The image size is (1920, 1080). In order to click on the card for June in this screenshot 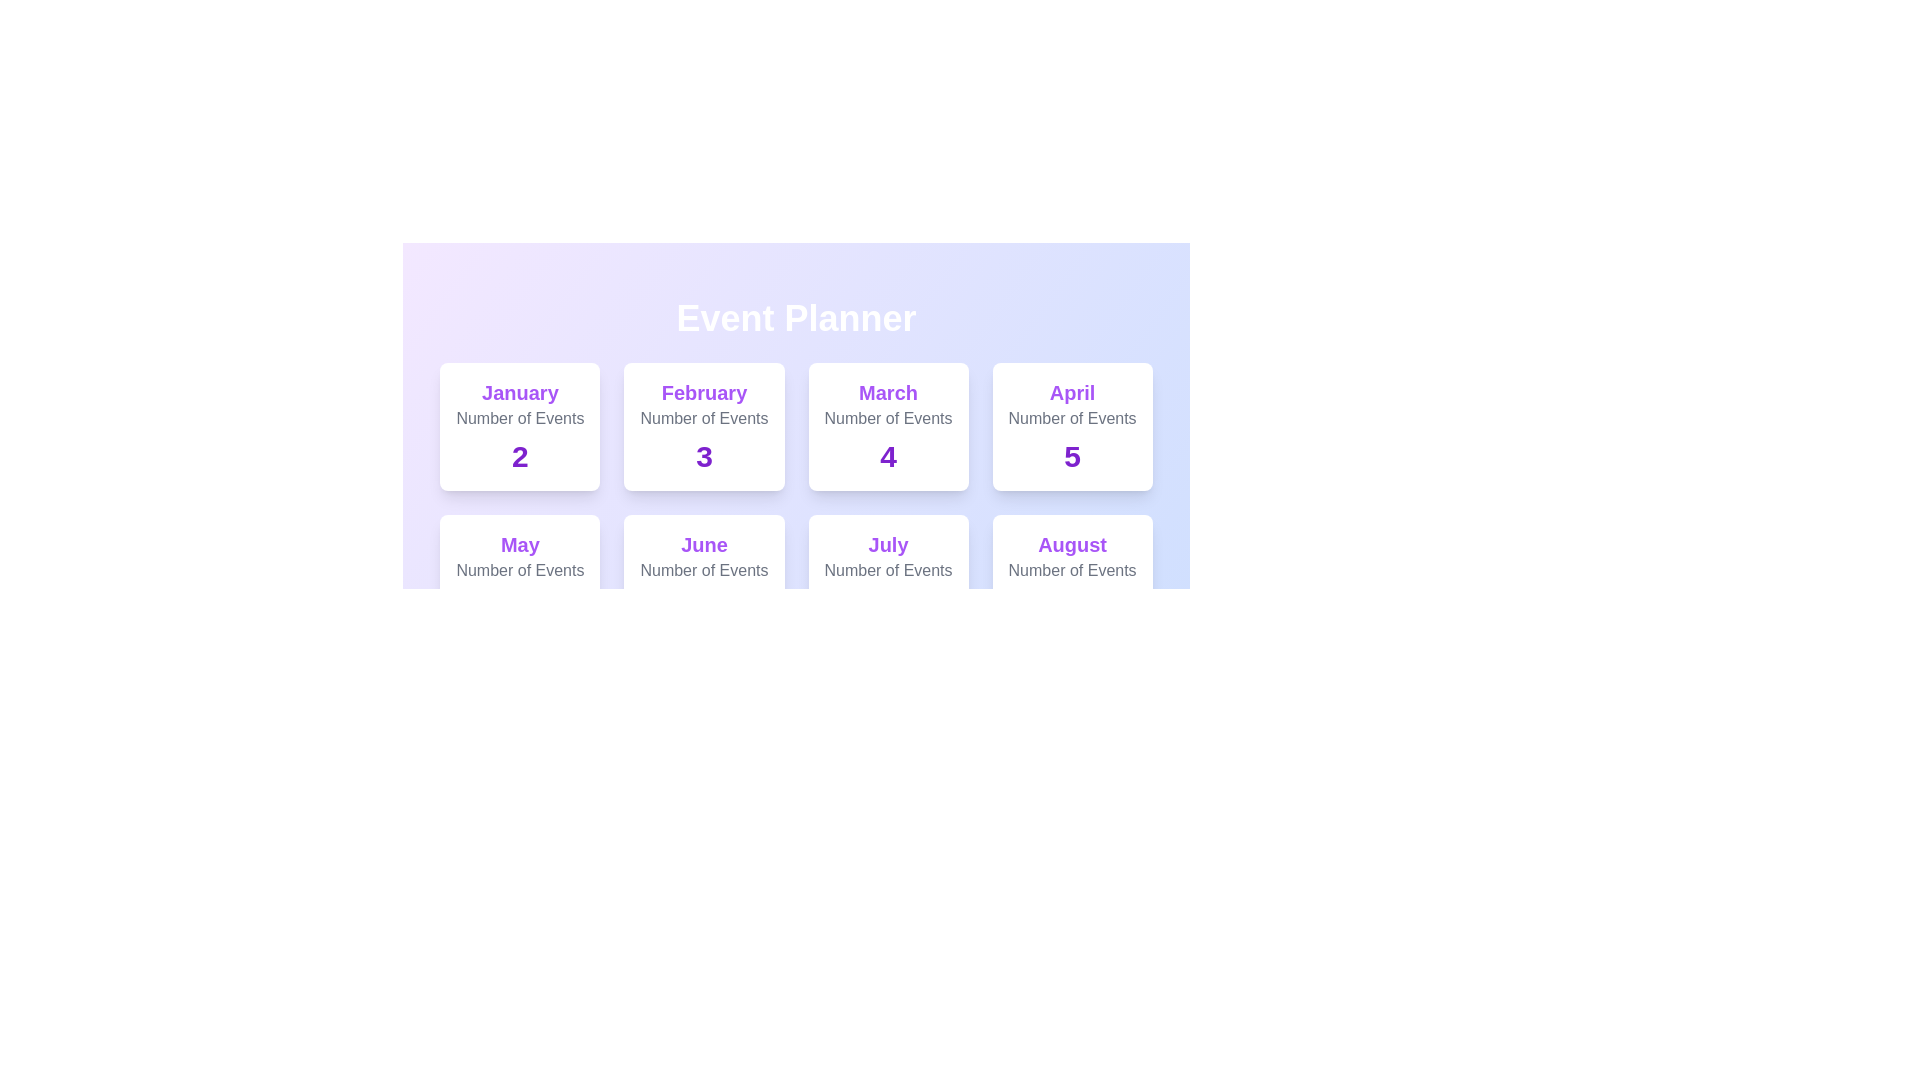, I will do `click(704, 578)`.